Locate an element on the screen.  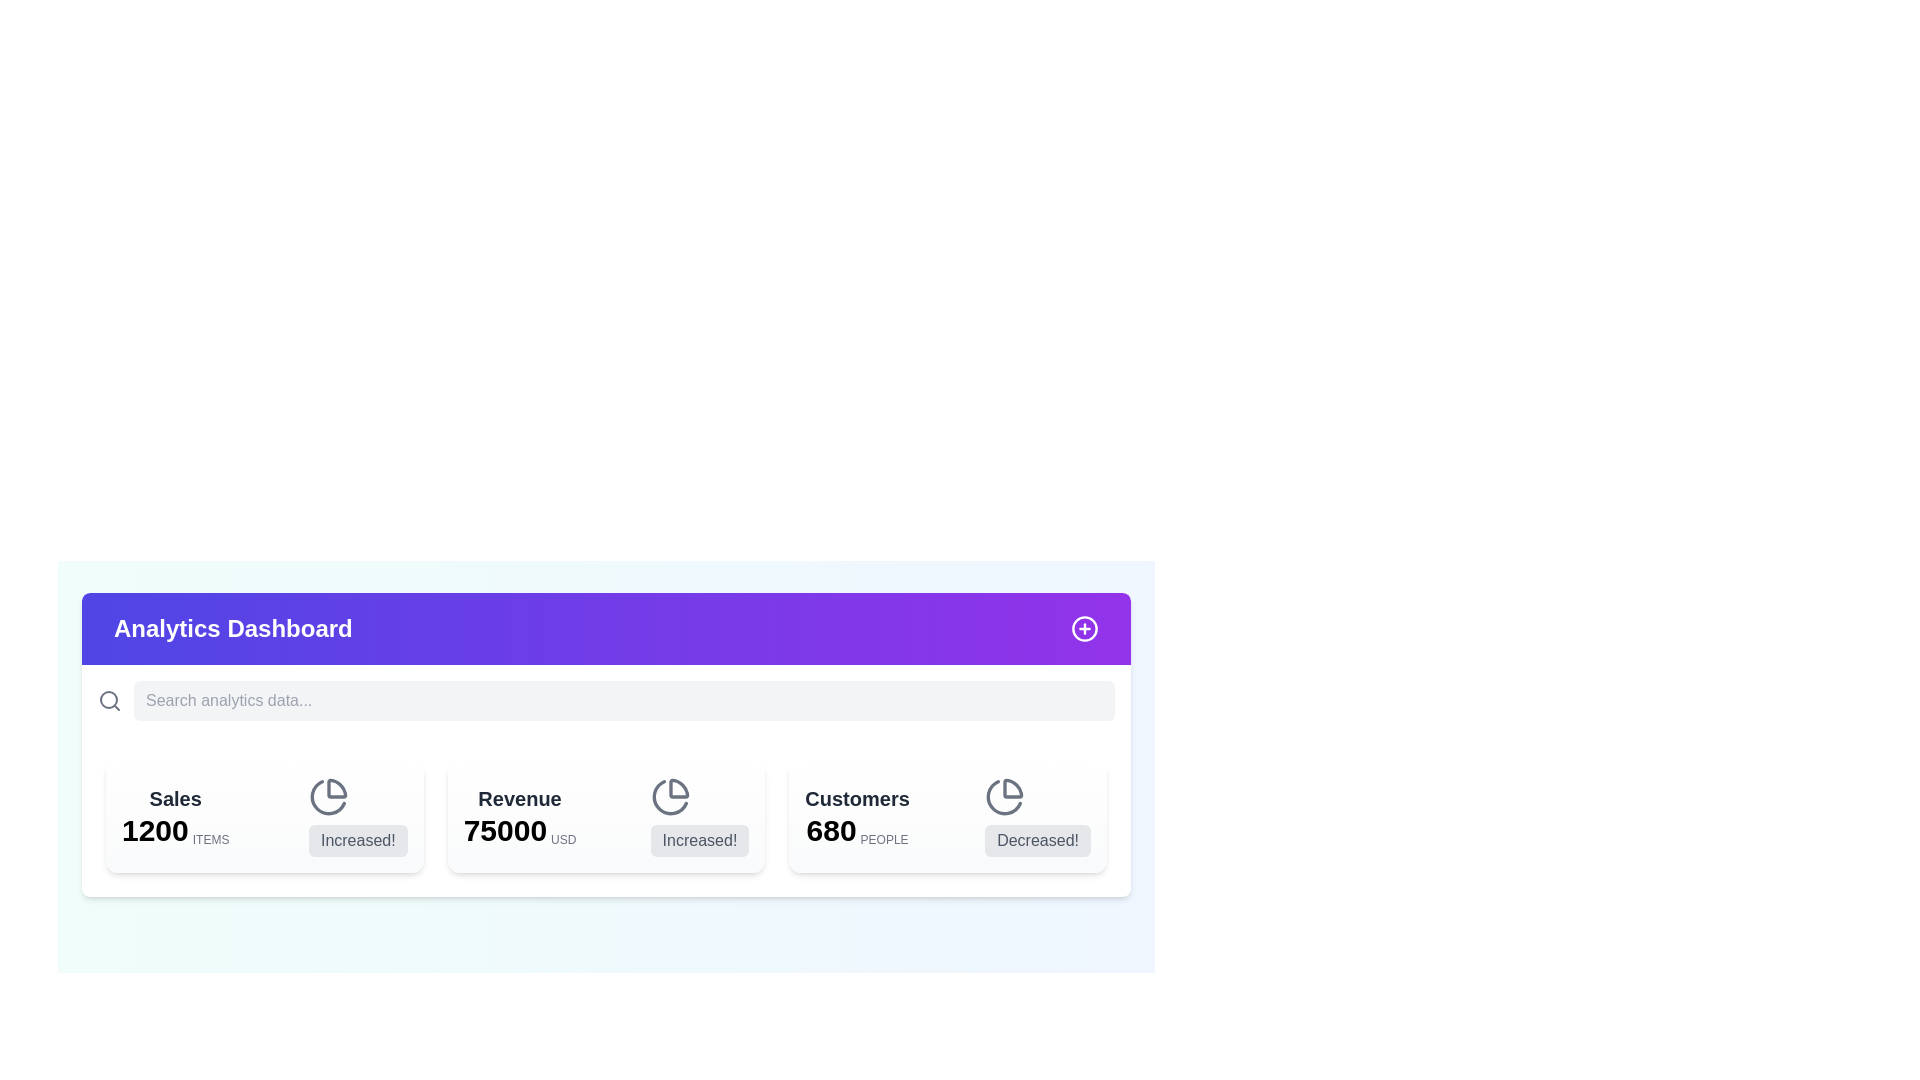
the static text display that shows the value '75000' in bold, large black text, located between the title 'Revenue' and the currency indicator 'USD' is located at coordinates (505, 830).